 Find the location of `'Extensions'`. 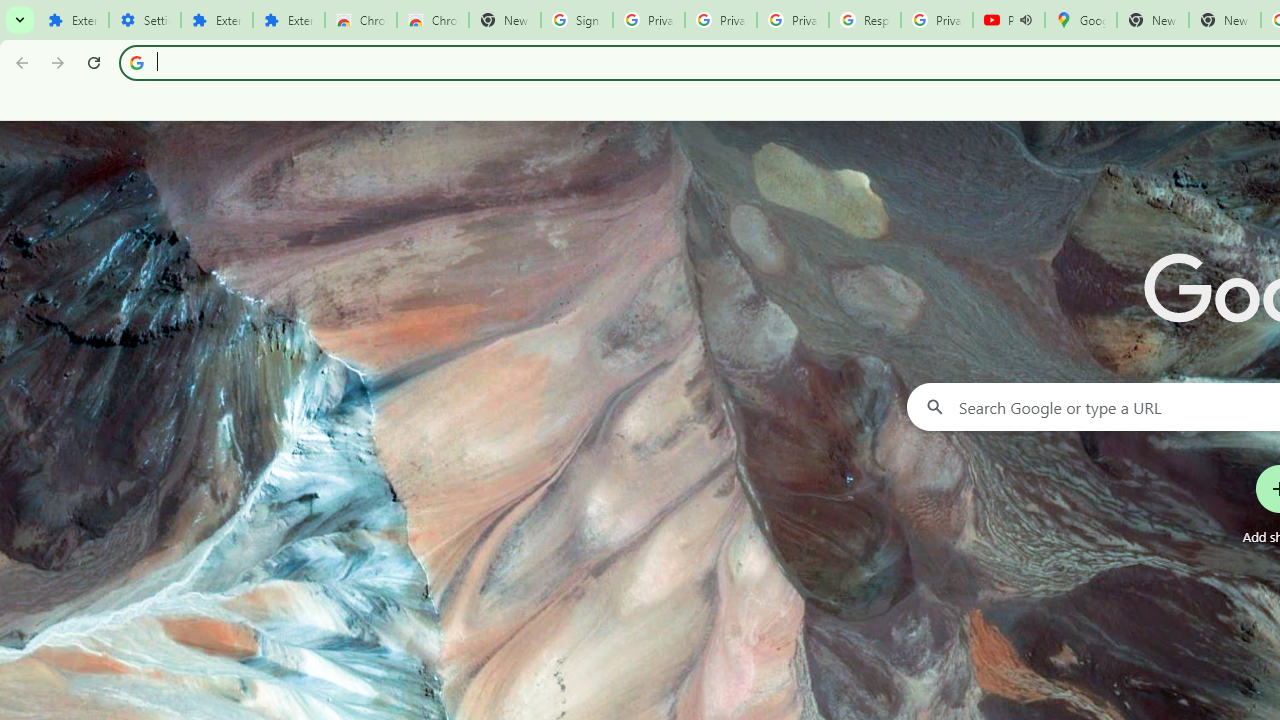

'Extensions' is located at coordinates (216, 20).